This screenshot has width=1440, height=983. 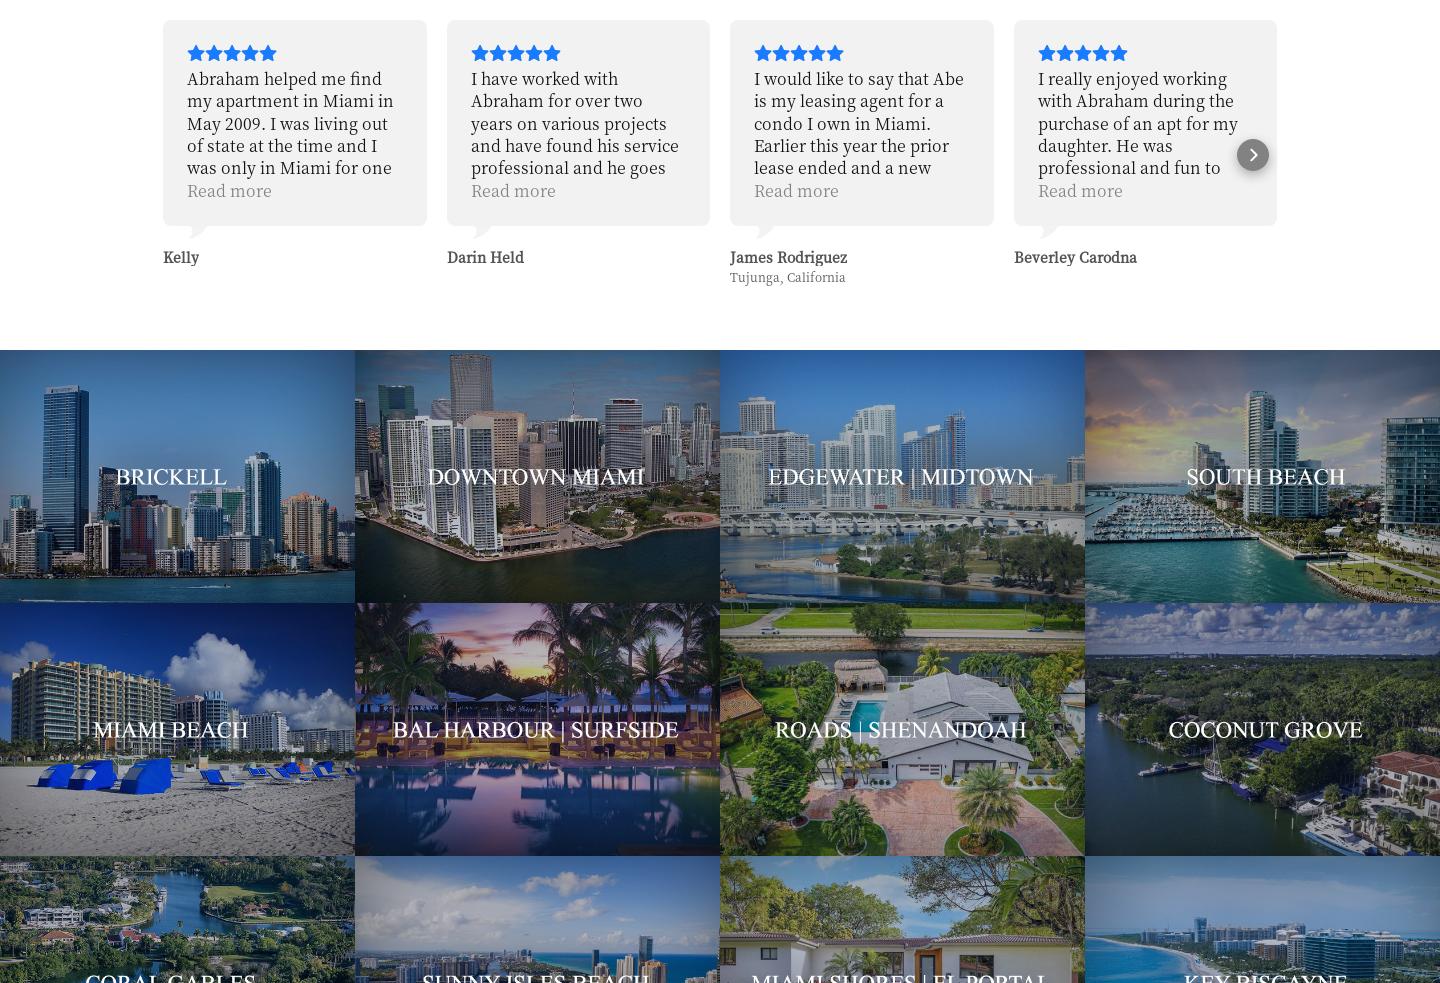 I want to click on 'Ana Whitby - Brazil', so click(x=1363, y=256).